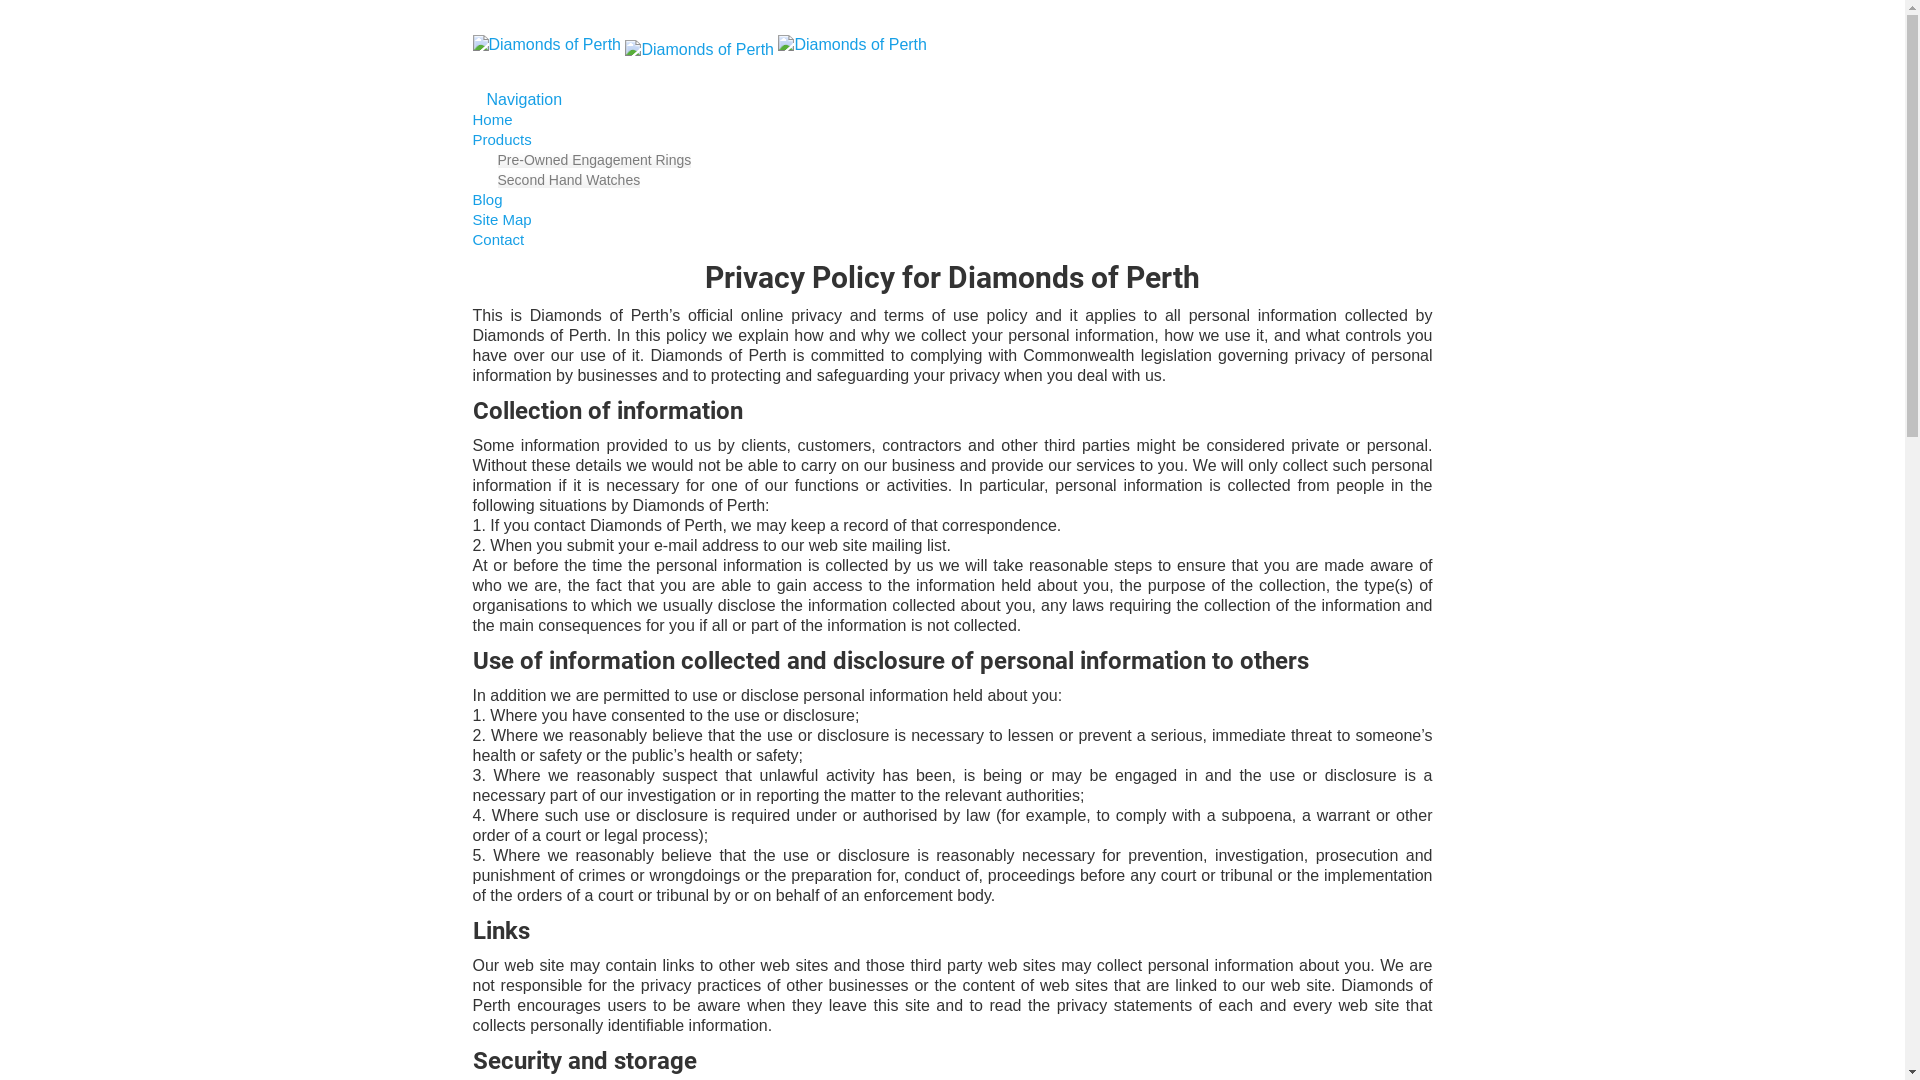 The height and width of the screenshot is (1080, 1920). Describe the element at coordinates (498, 238) in the screenshot. I see `'Contact'` at that location.